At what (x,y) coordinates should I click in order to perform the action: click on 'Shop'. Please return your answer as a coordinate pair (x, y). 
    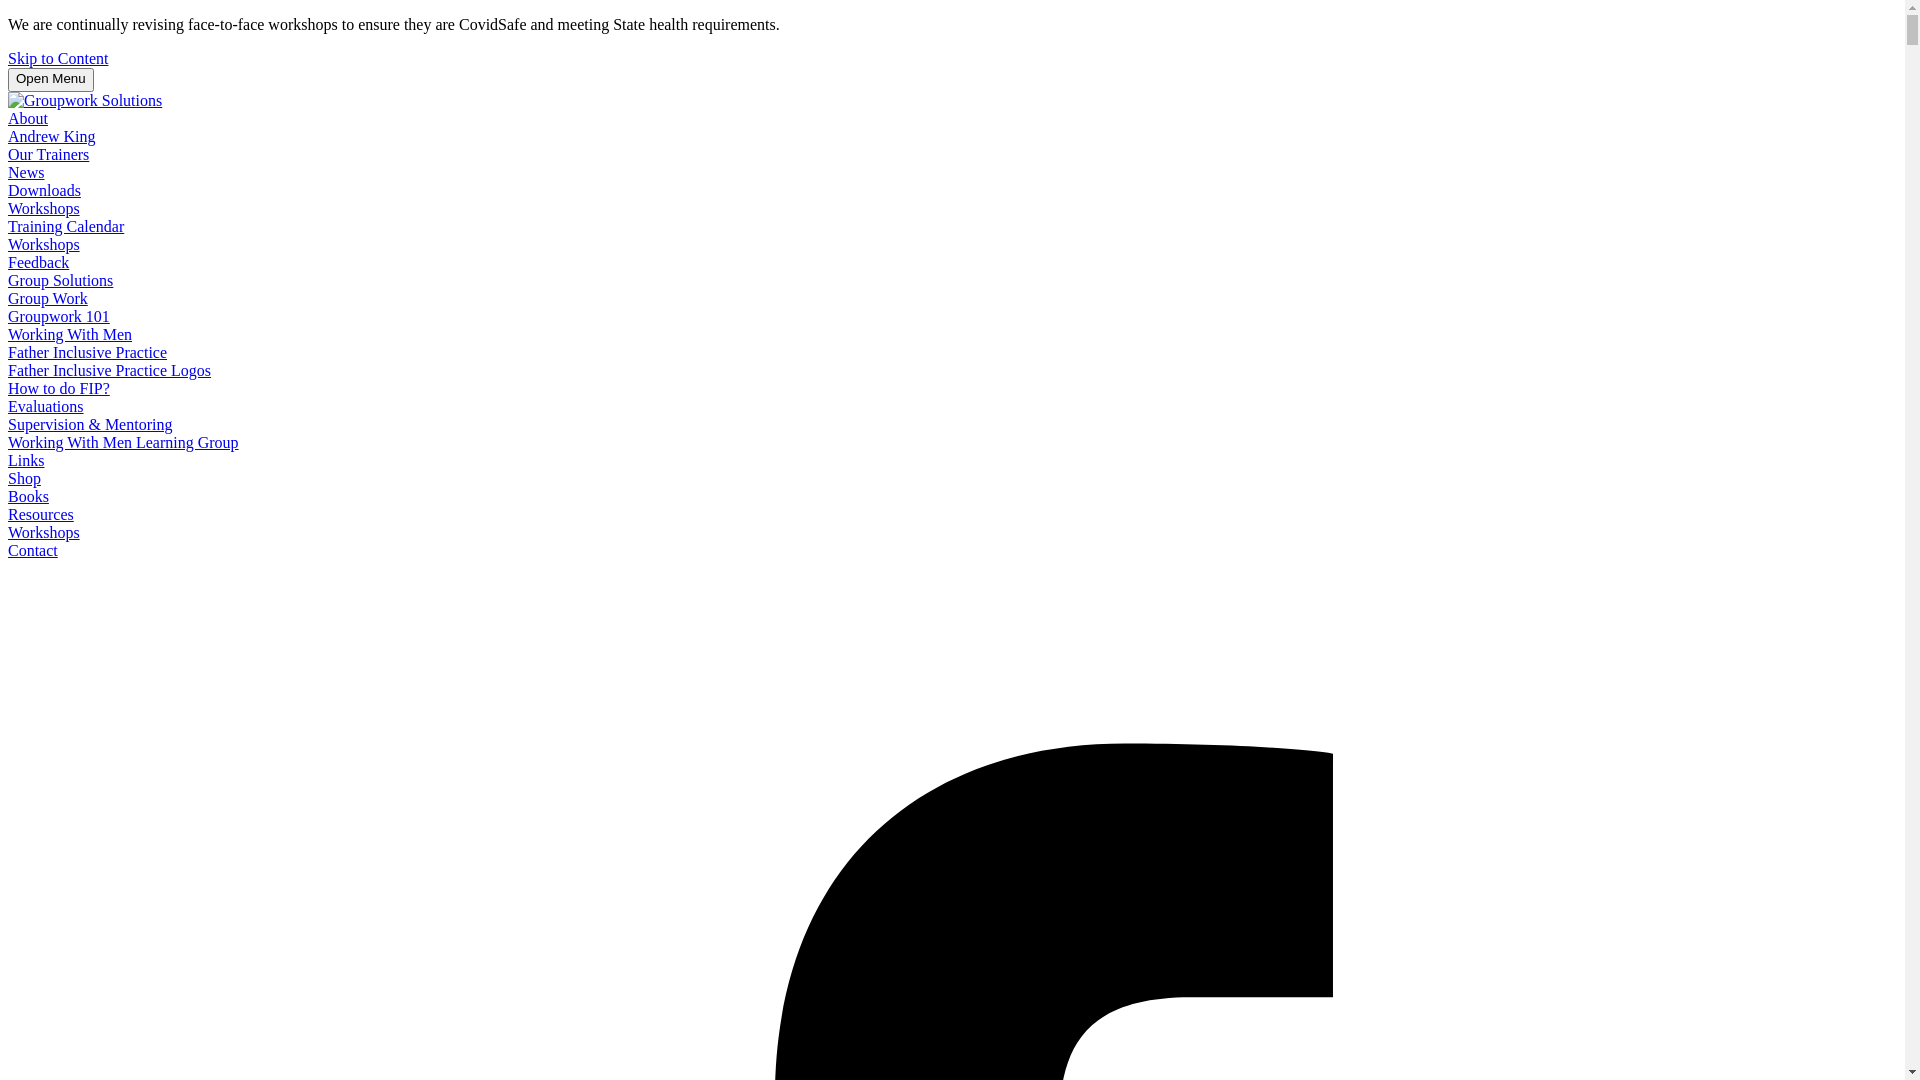
    Looking at the image, I should click on (24, 478).